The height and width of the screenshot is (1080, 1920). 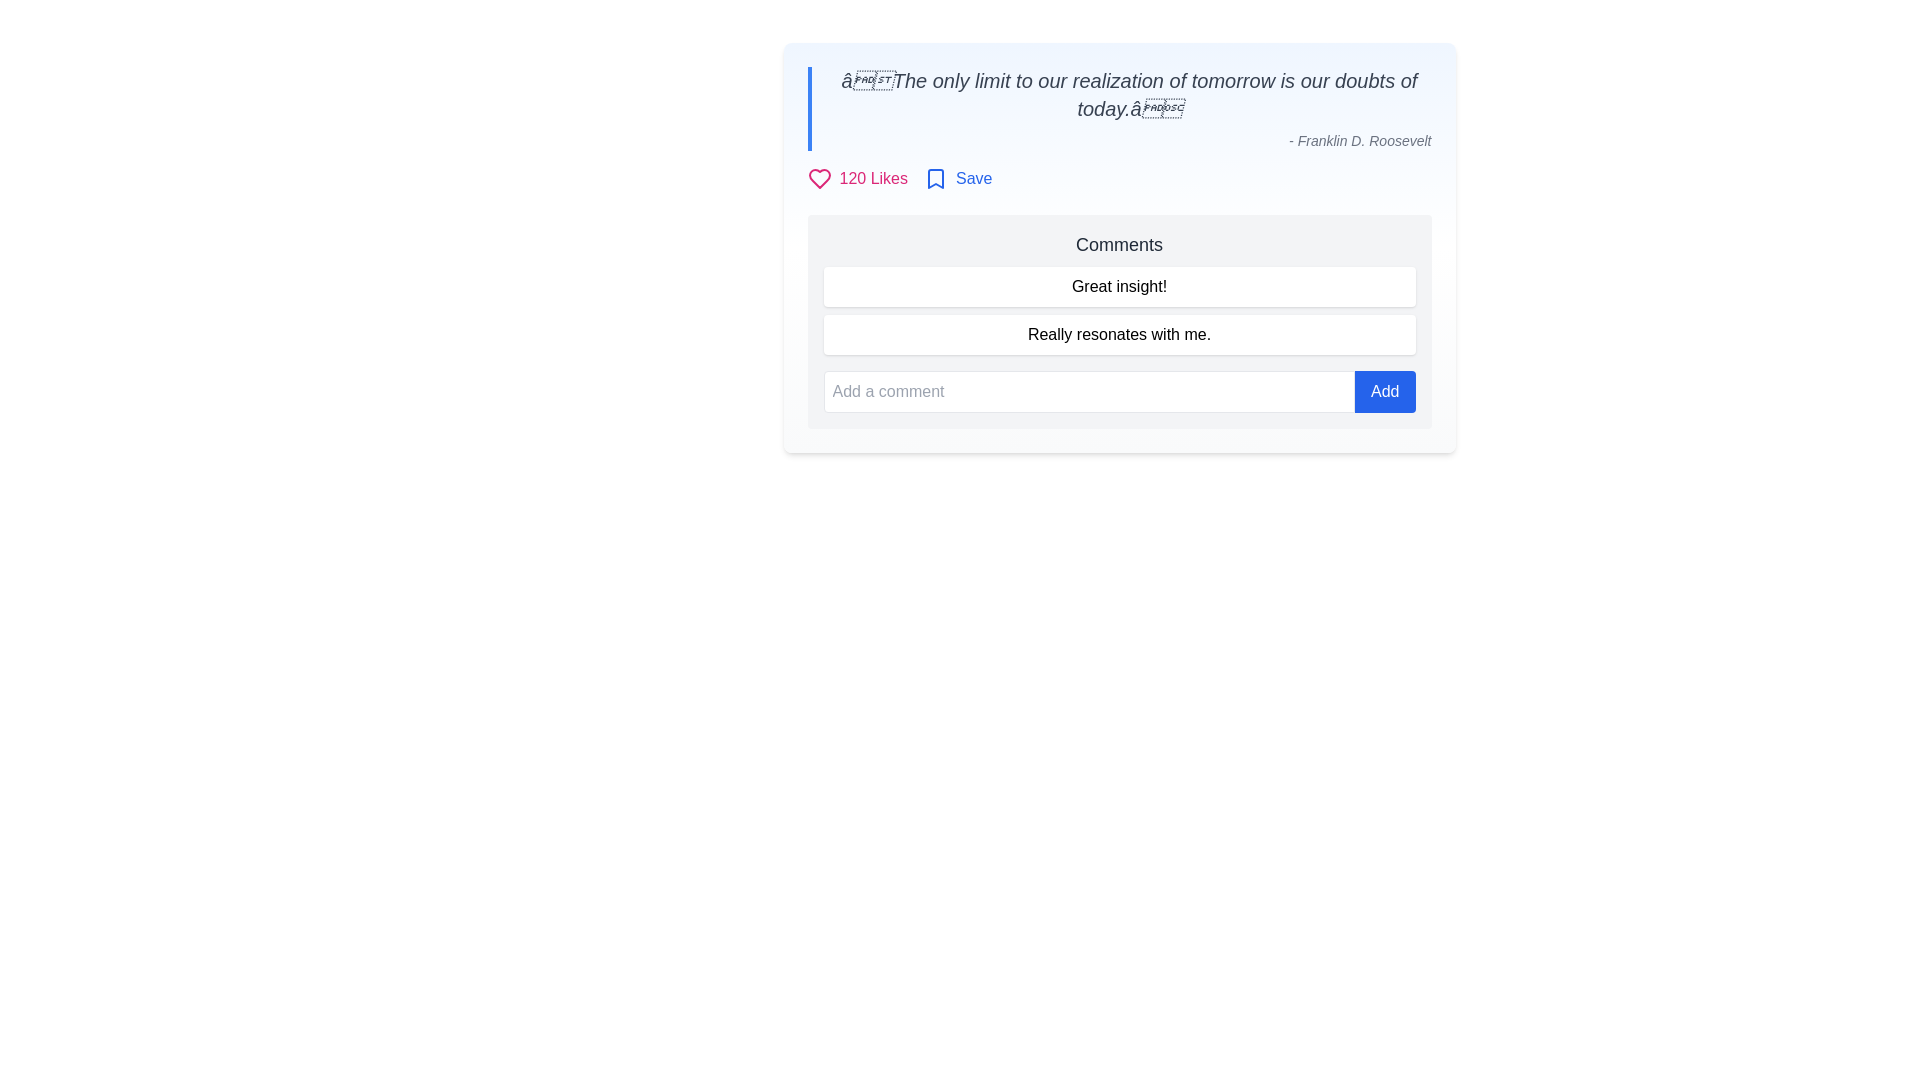 What do you see at coordinates (819, 177) in the screenshot?
I see `the red outlined heart icon located to the left of the '120 Likes' text` at bounding box center [819, 177].